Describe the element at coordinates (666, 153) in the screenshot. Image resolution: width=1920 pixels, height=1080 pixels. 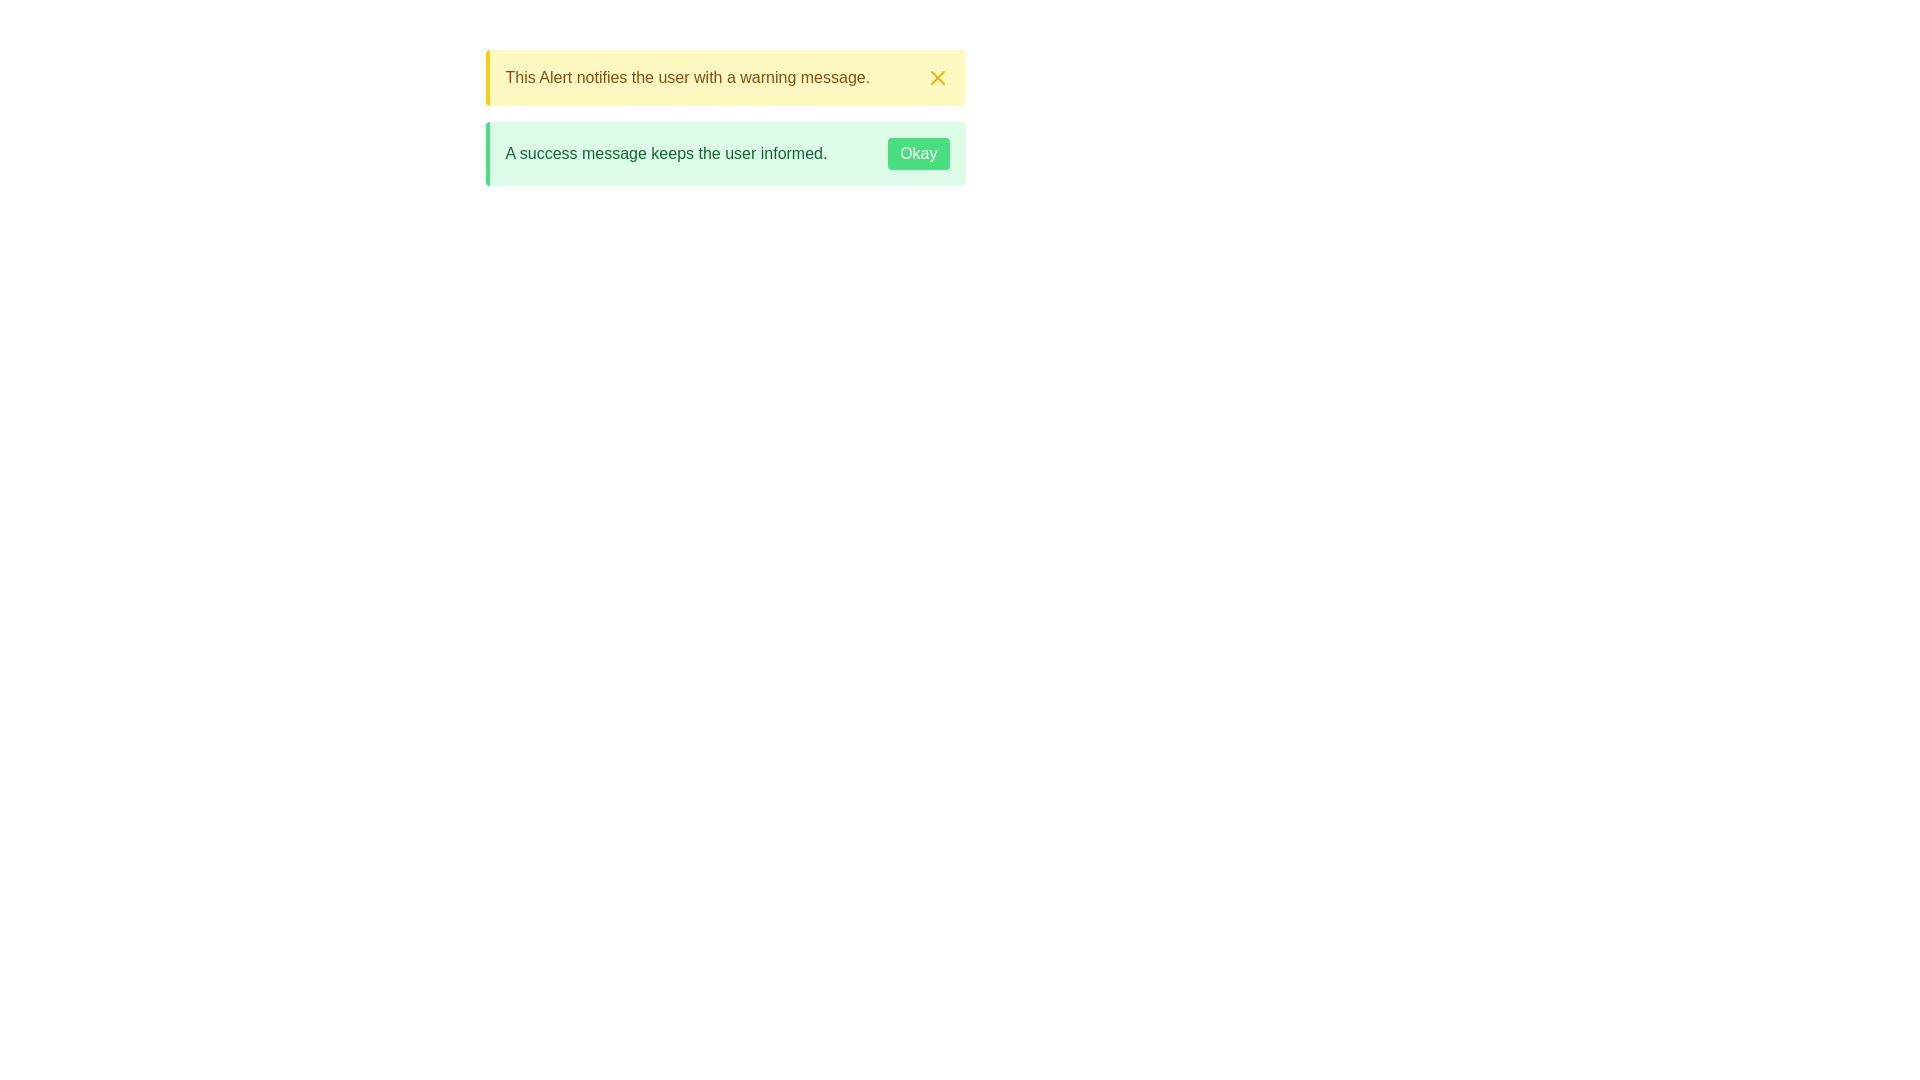
I see `success message from the text label located in the green alert box, which is positioned to the left of the 'Okay' button` at that location.